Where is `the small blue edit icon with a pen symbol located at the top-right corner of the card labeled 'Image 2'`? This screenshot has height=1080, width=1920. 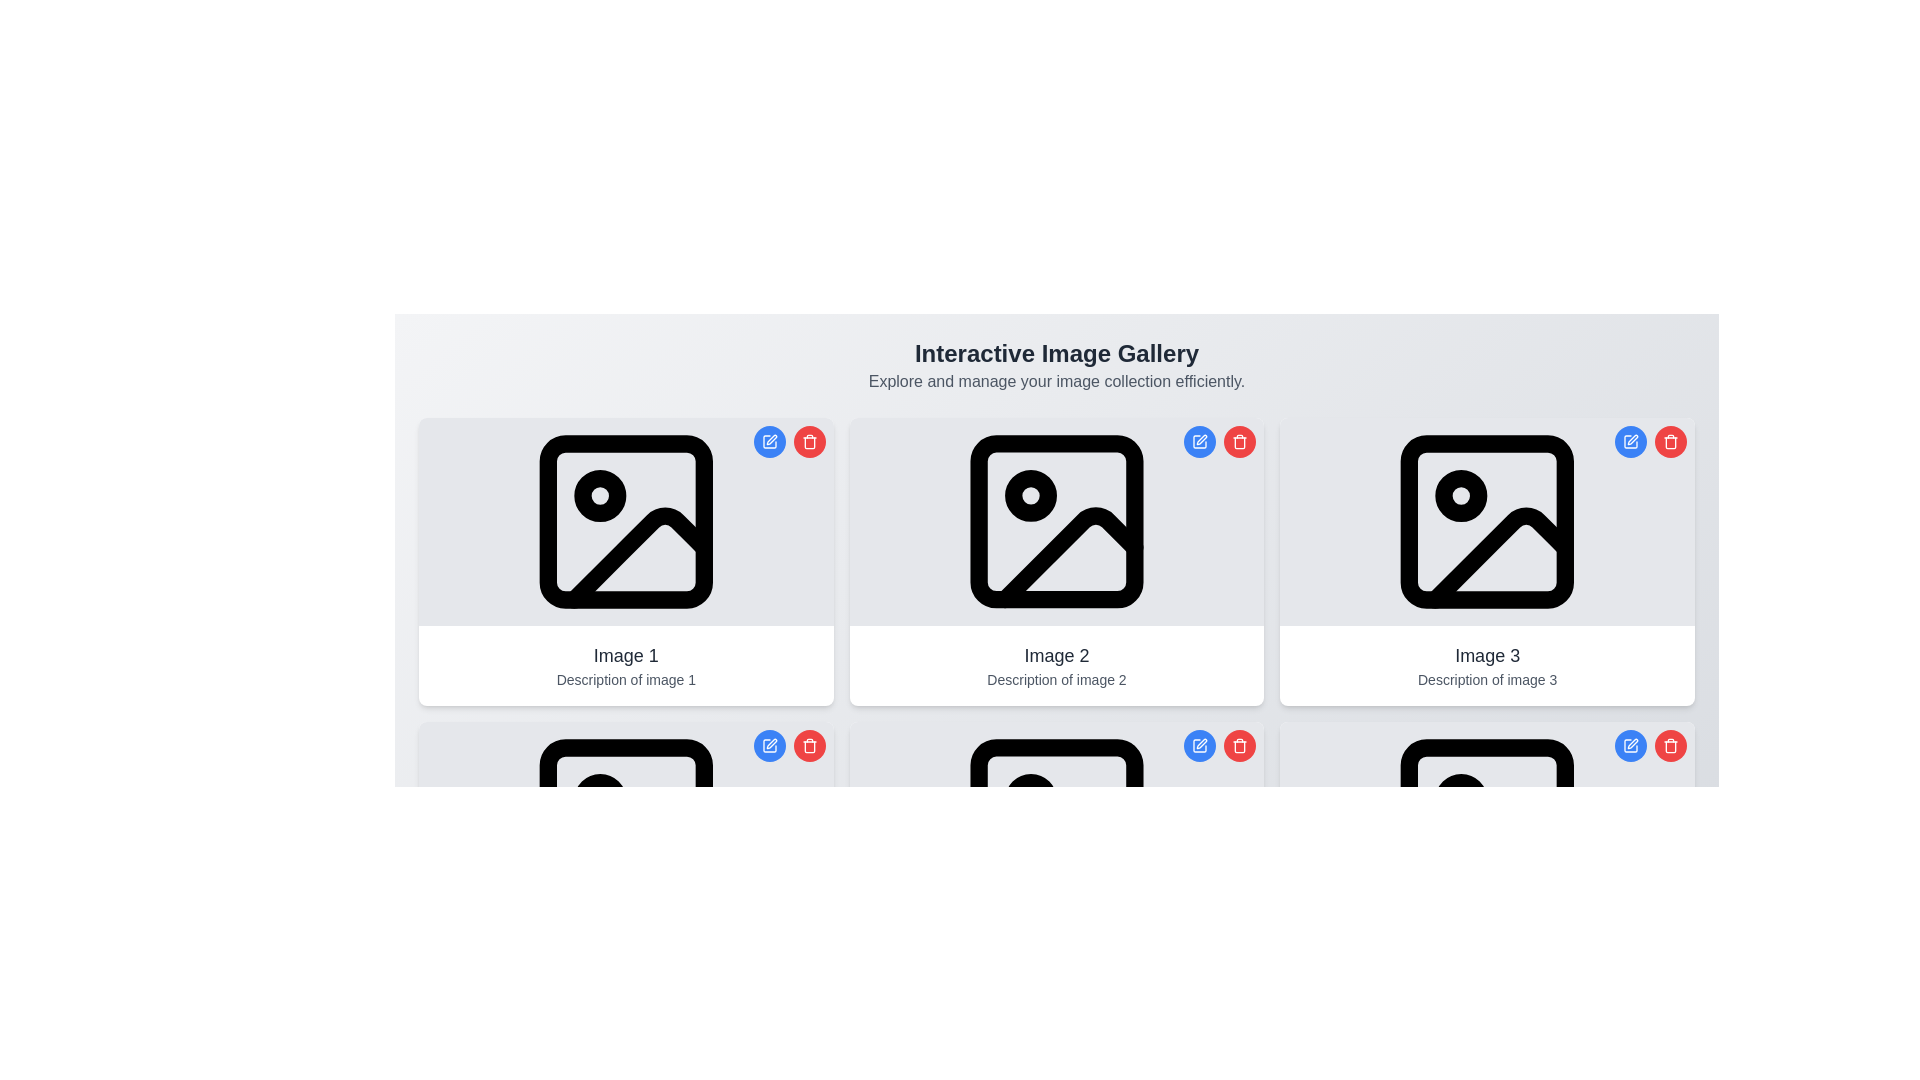
the small blue edit icon with a pen symbol located at the top-right corner of the card labeled 'Image 2' is located at coordinates (1200, 745).